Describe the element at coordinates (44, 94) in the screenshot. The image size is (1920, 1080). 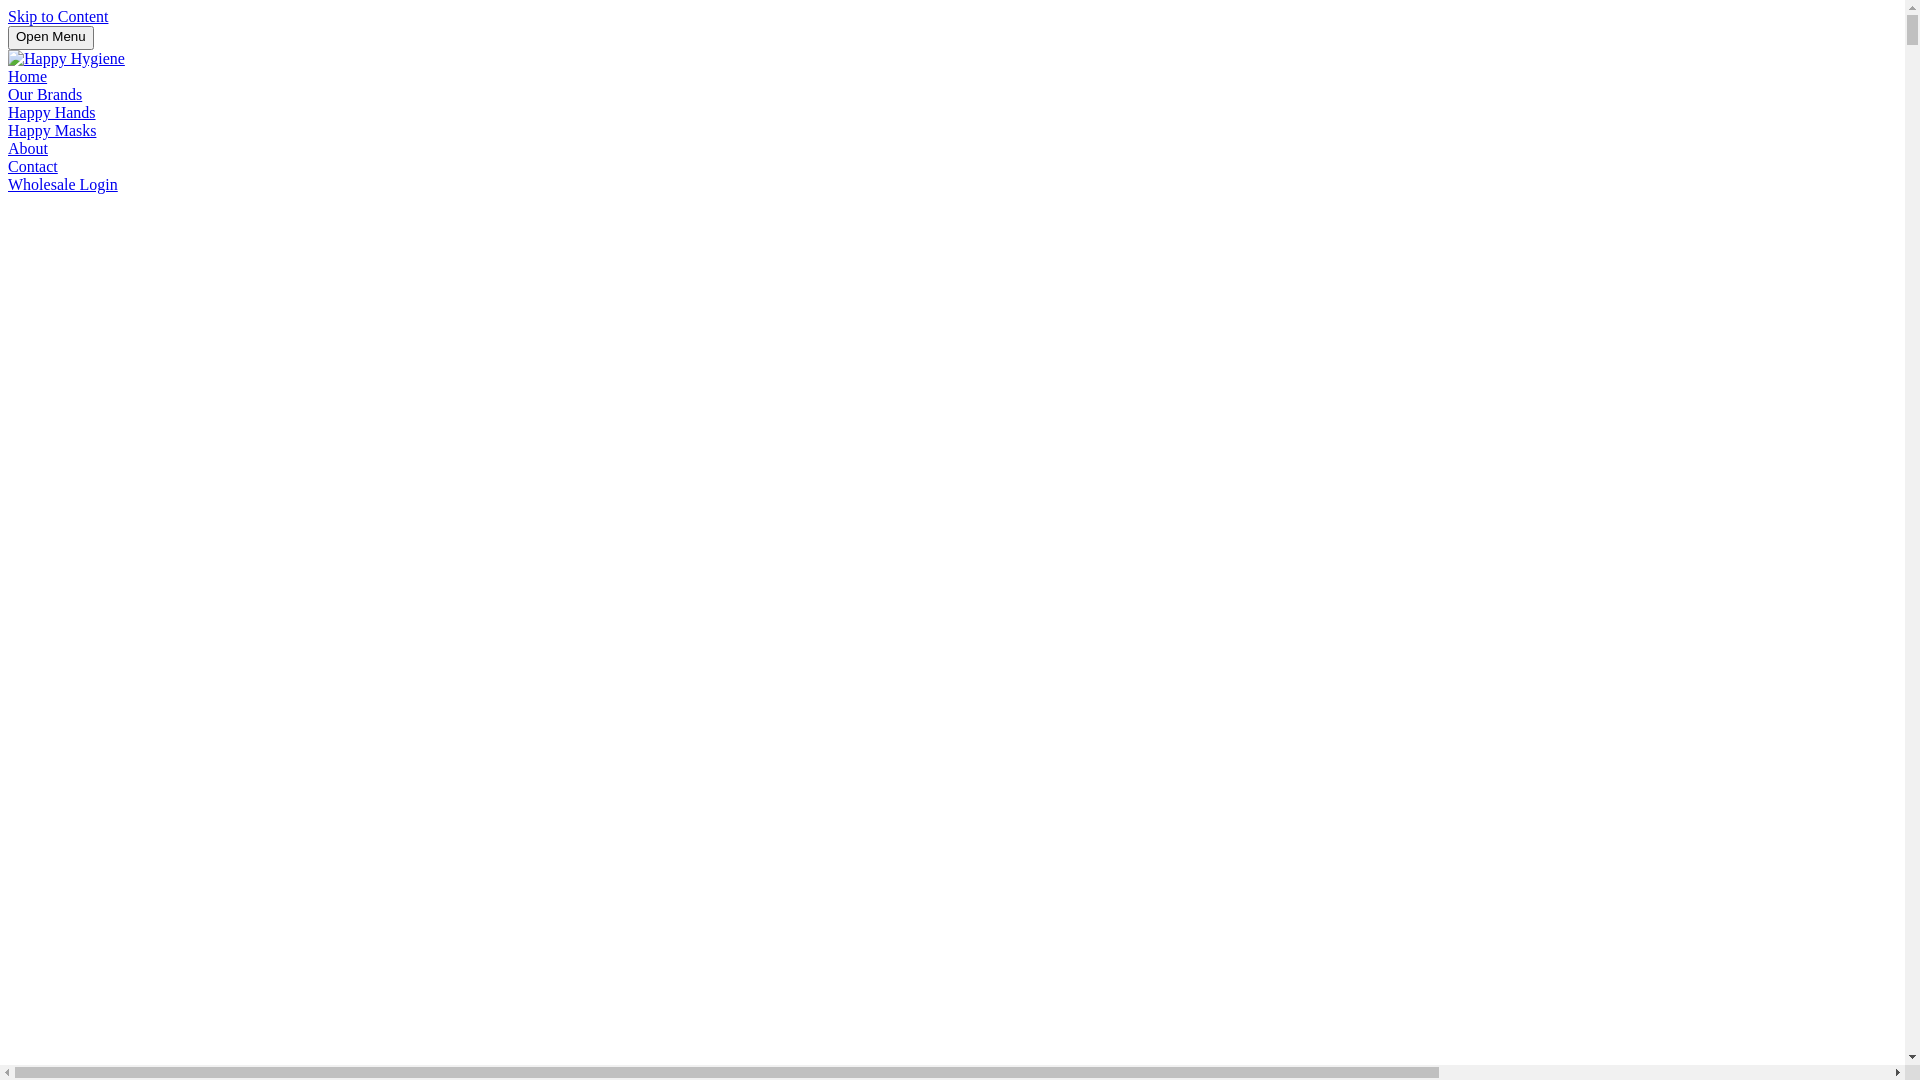
I see `'Our Brands'` at that location.